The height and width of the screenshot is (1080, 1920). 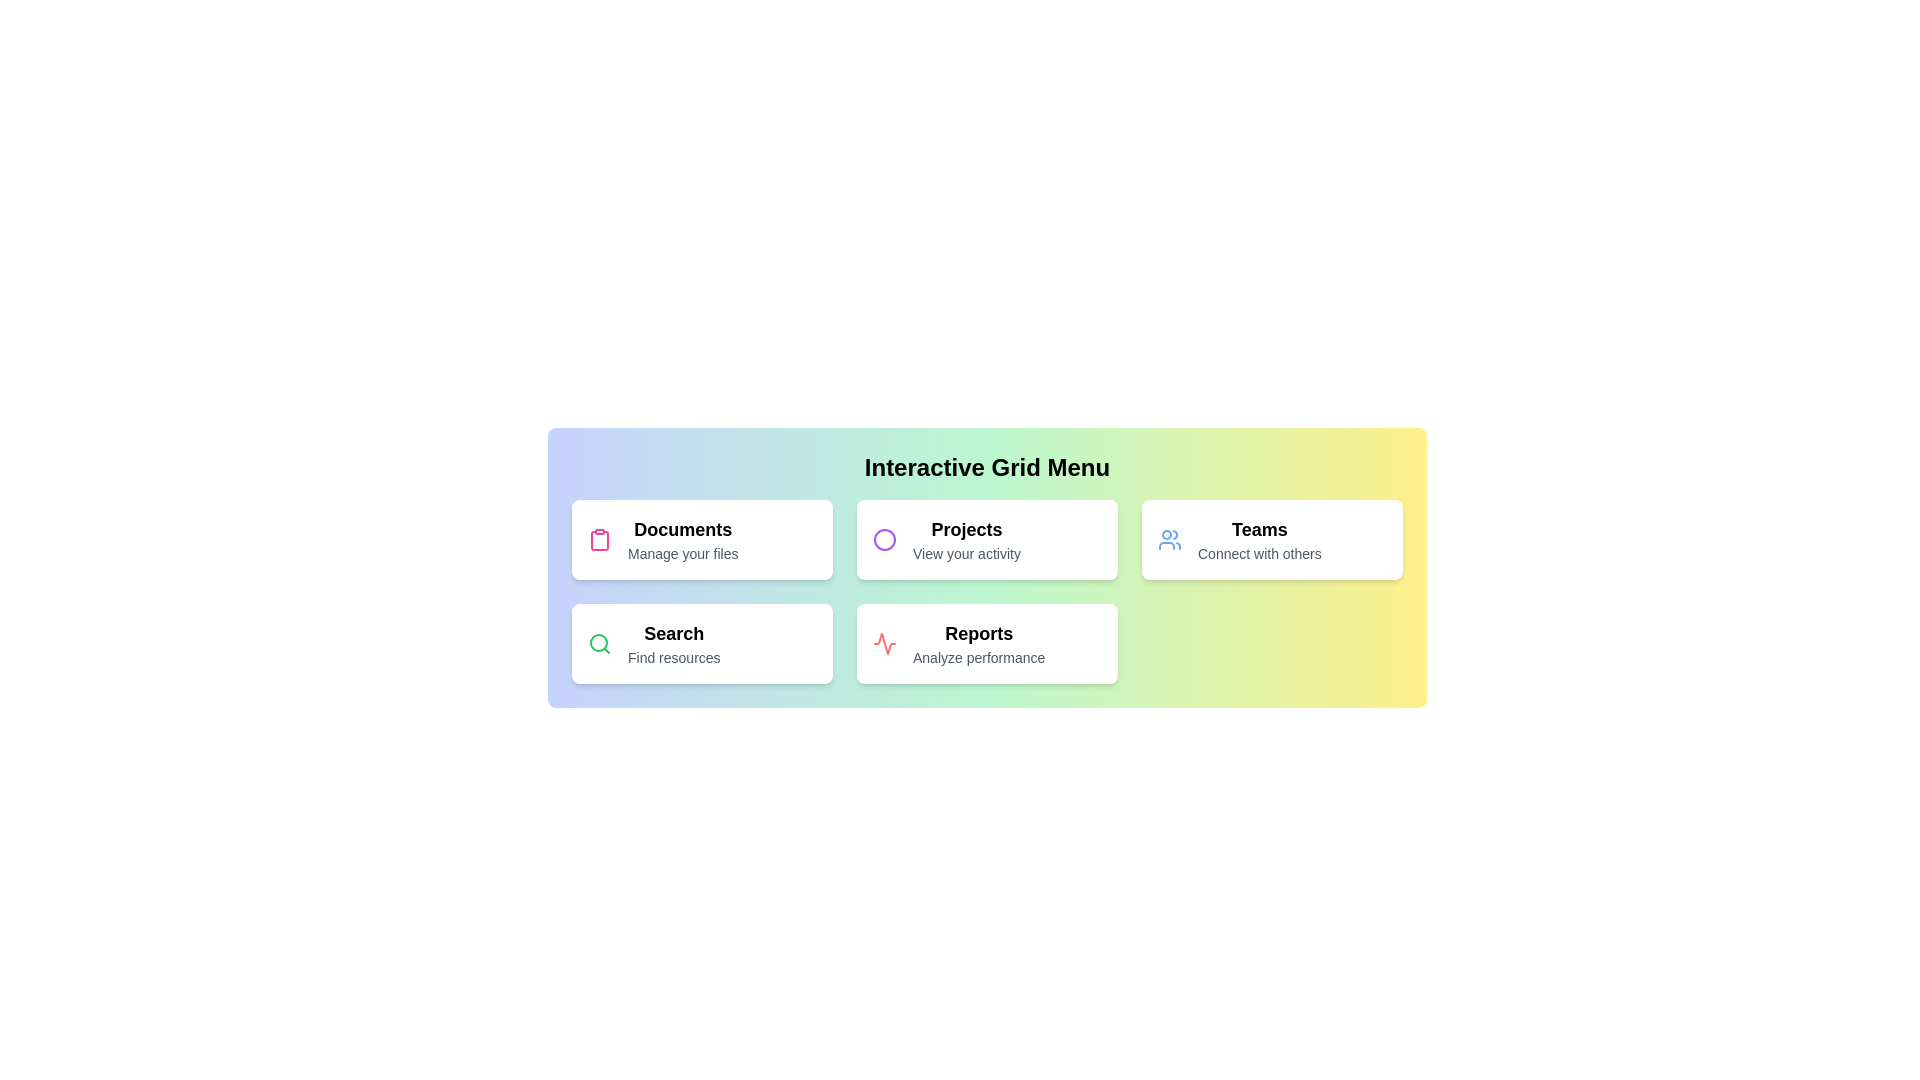 I want to click on the Search menu item to select it, so click(x=702, y=644).